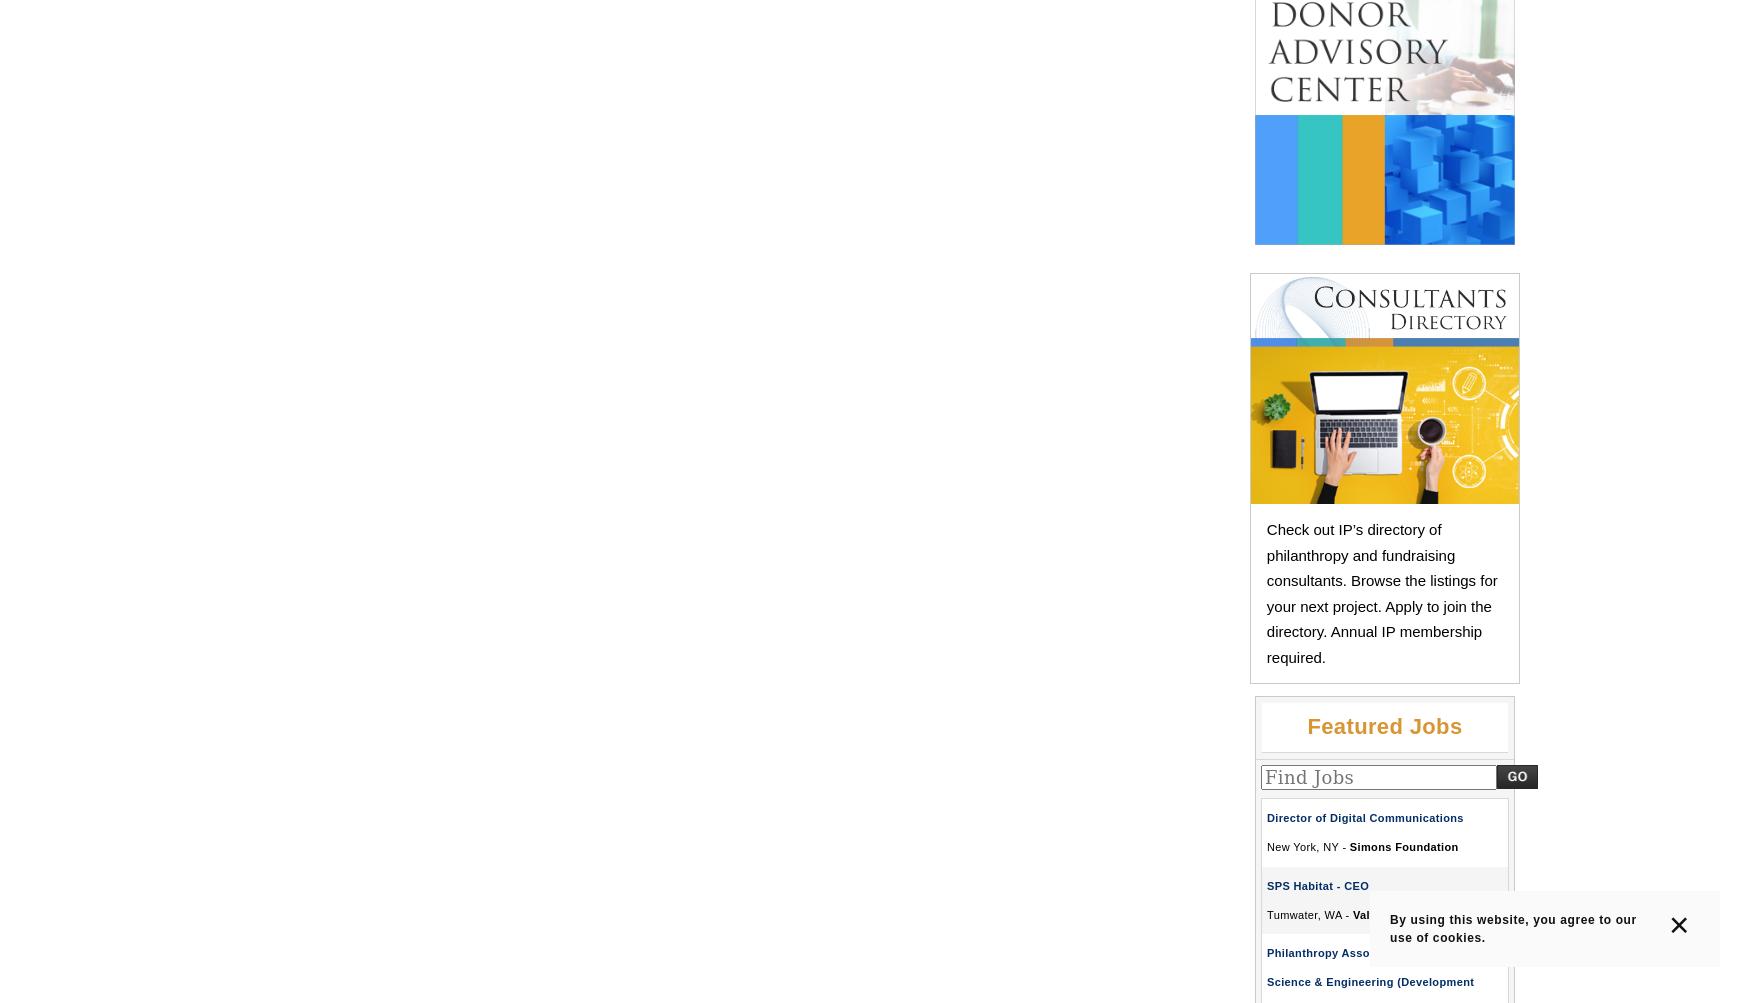 The image size is (1750, 1003). What do you see at coordinates (1266, 818) in the screenshot?
I see `'Director of Digital Communications'` at bounding box center [1266, 818].